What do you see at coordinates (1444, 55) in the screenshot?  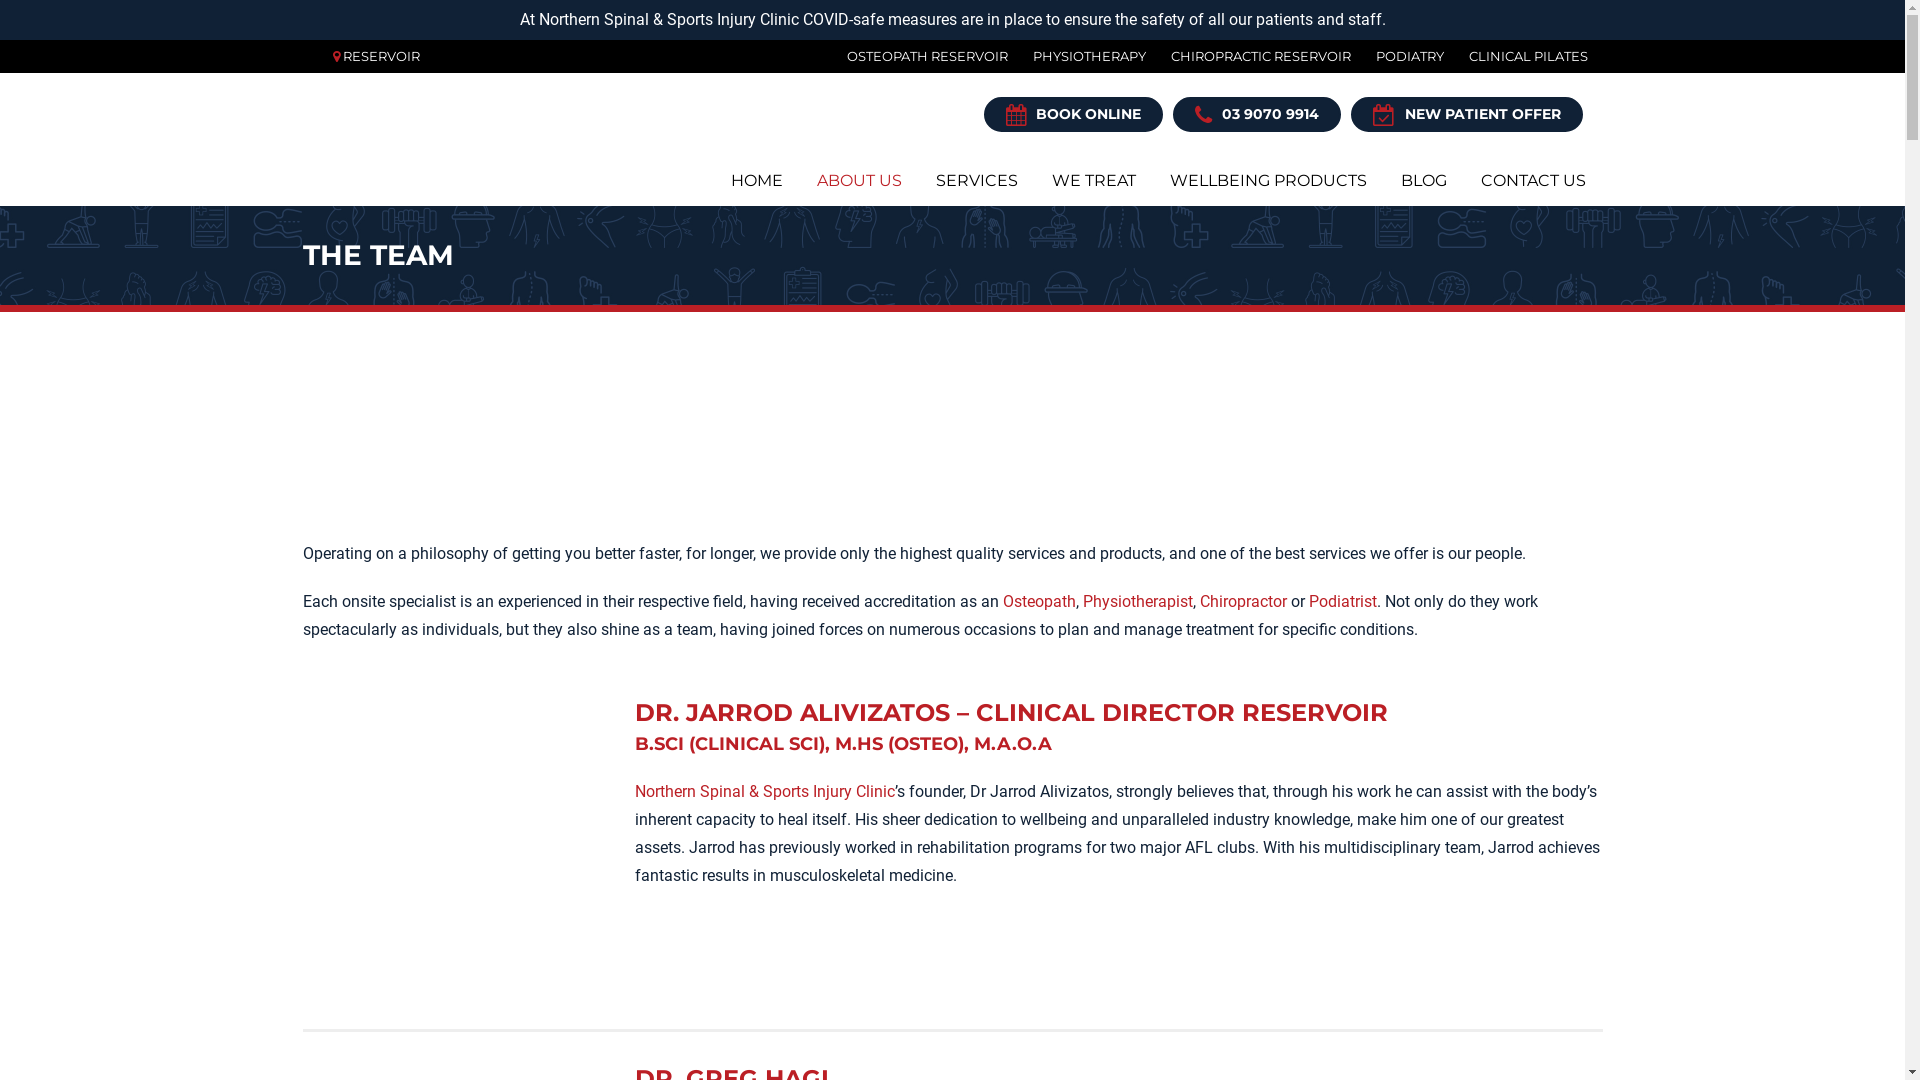 I see `'CLINICAL PILATES'` at bounding box center [1444, 55].